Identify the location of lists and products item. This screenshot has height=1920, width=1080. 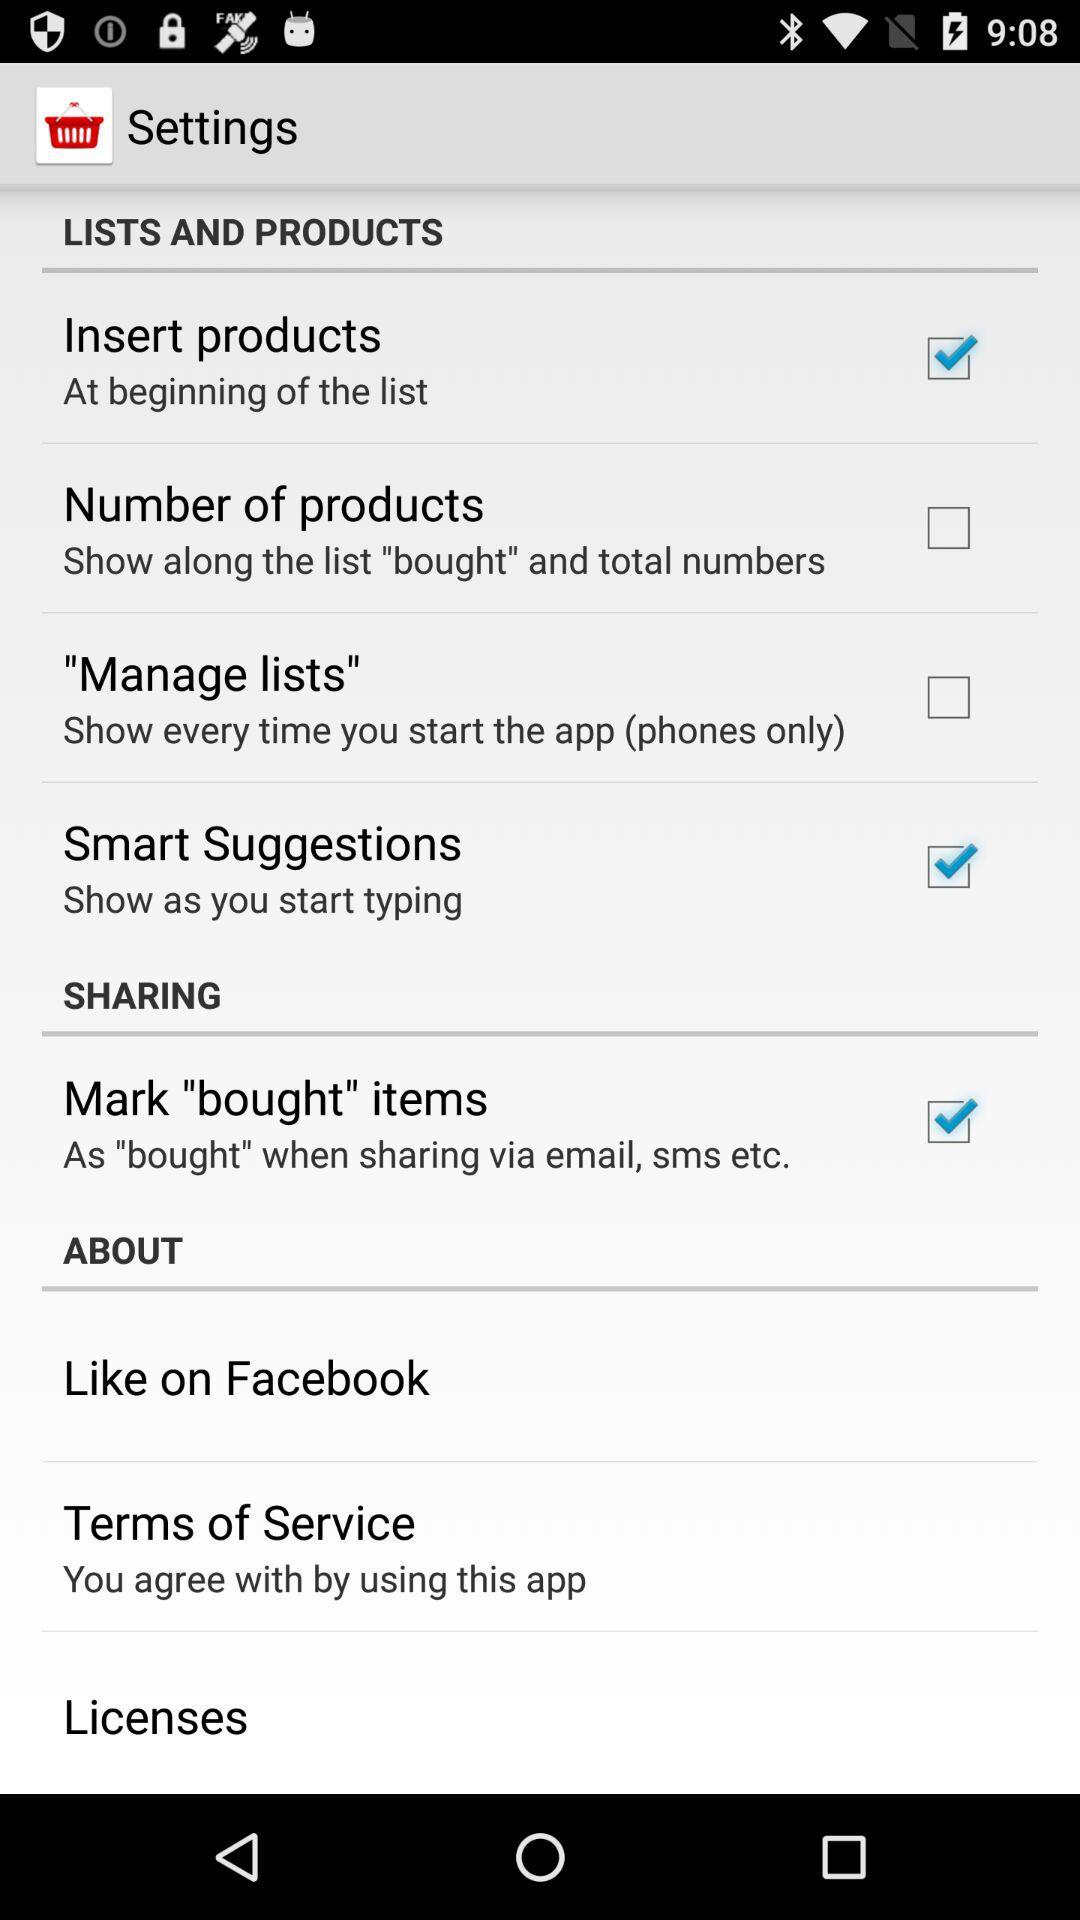
(540, 230).